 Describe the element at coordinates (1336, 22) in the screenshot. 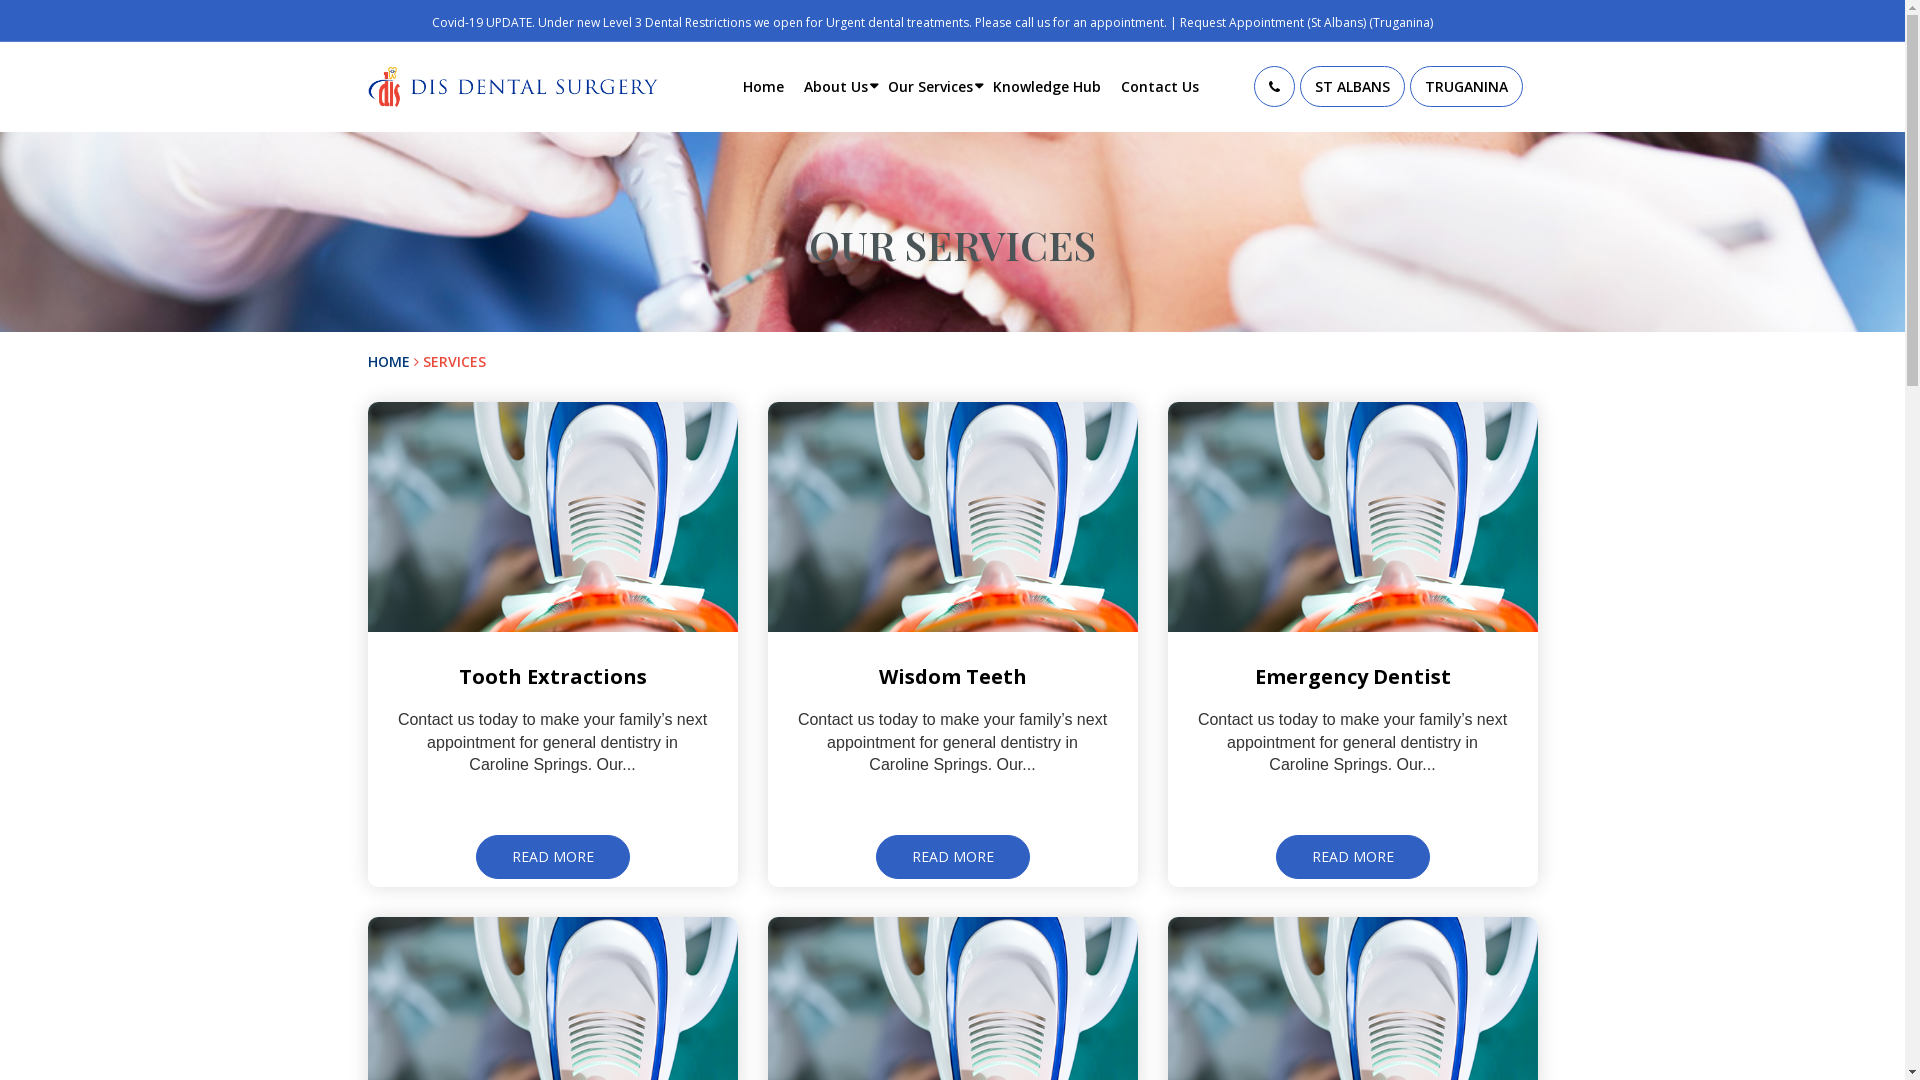

I see `'(St Albans)'` at that location.